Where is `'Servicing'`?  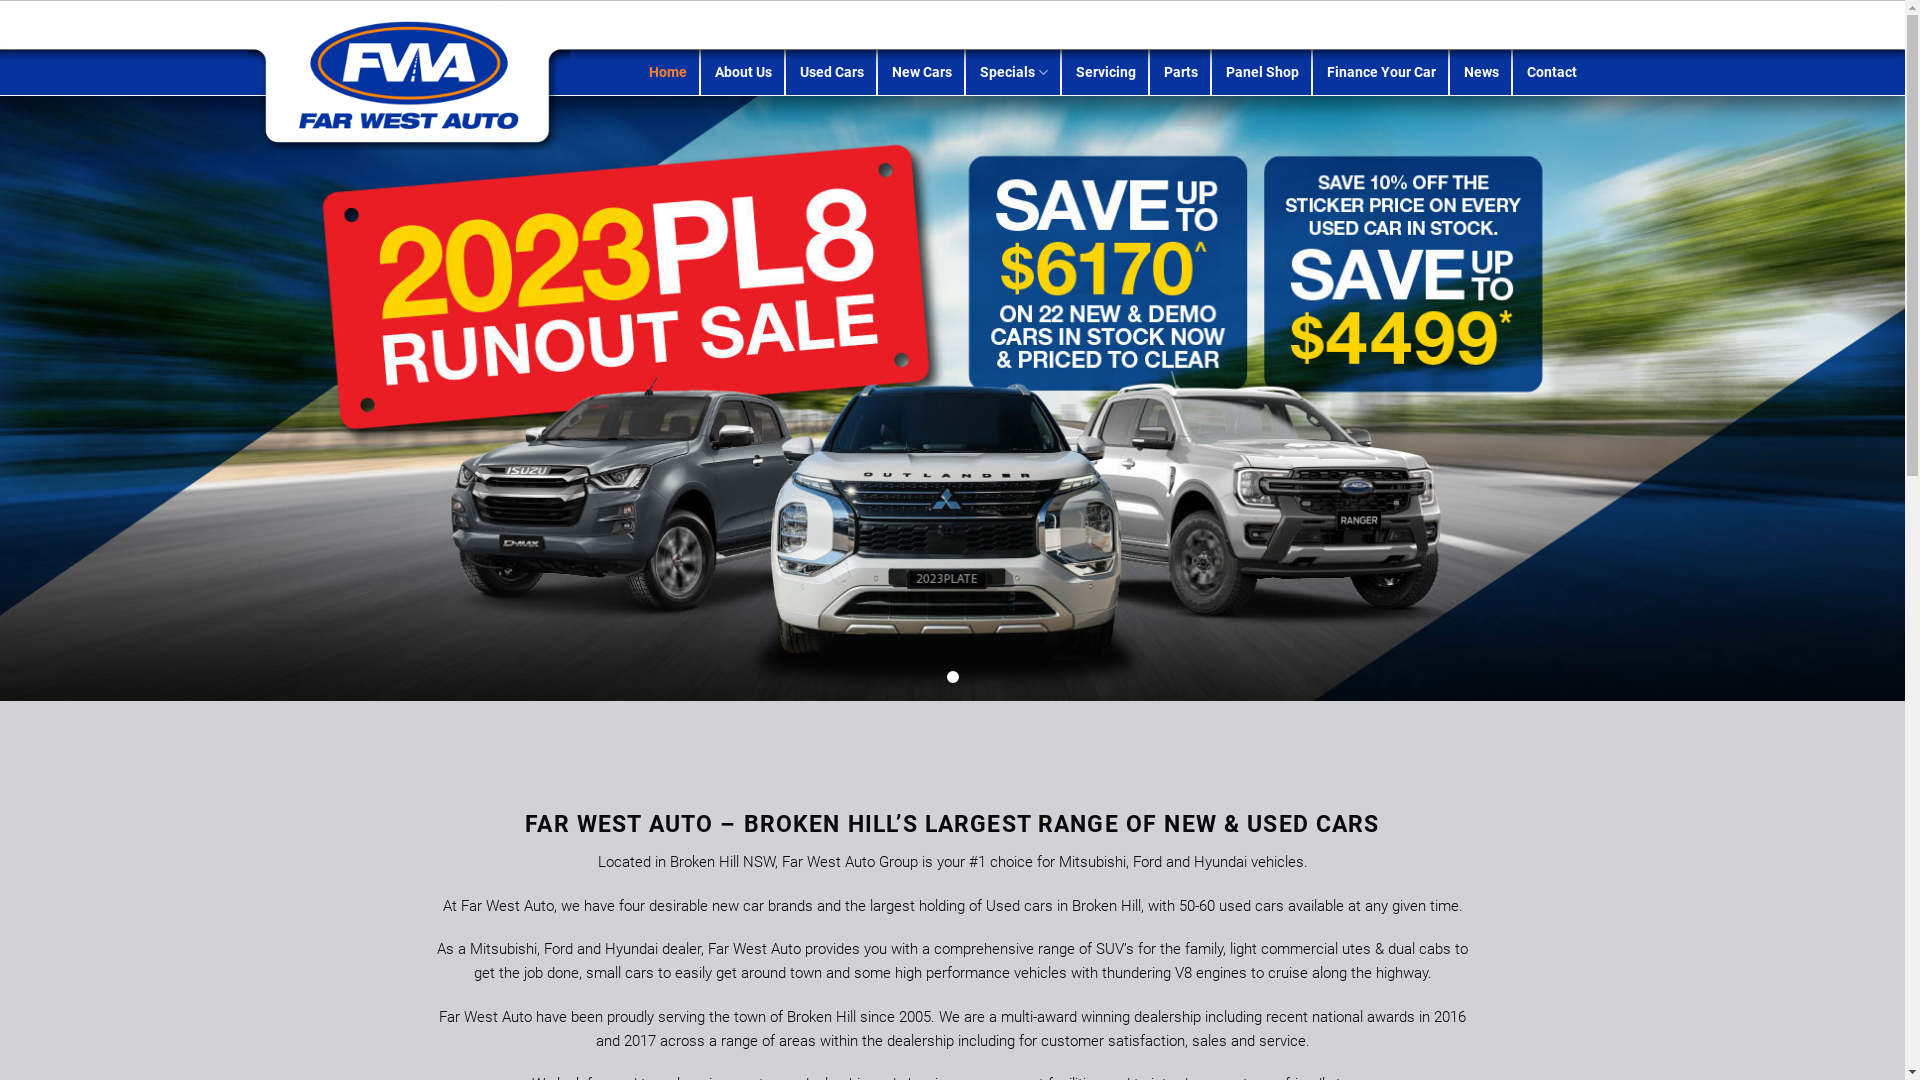 'Servicing' is located at coordinates (1104, 71).